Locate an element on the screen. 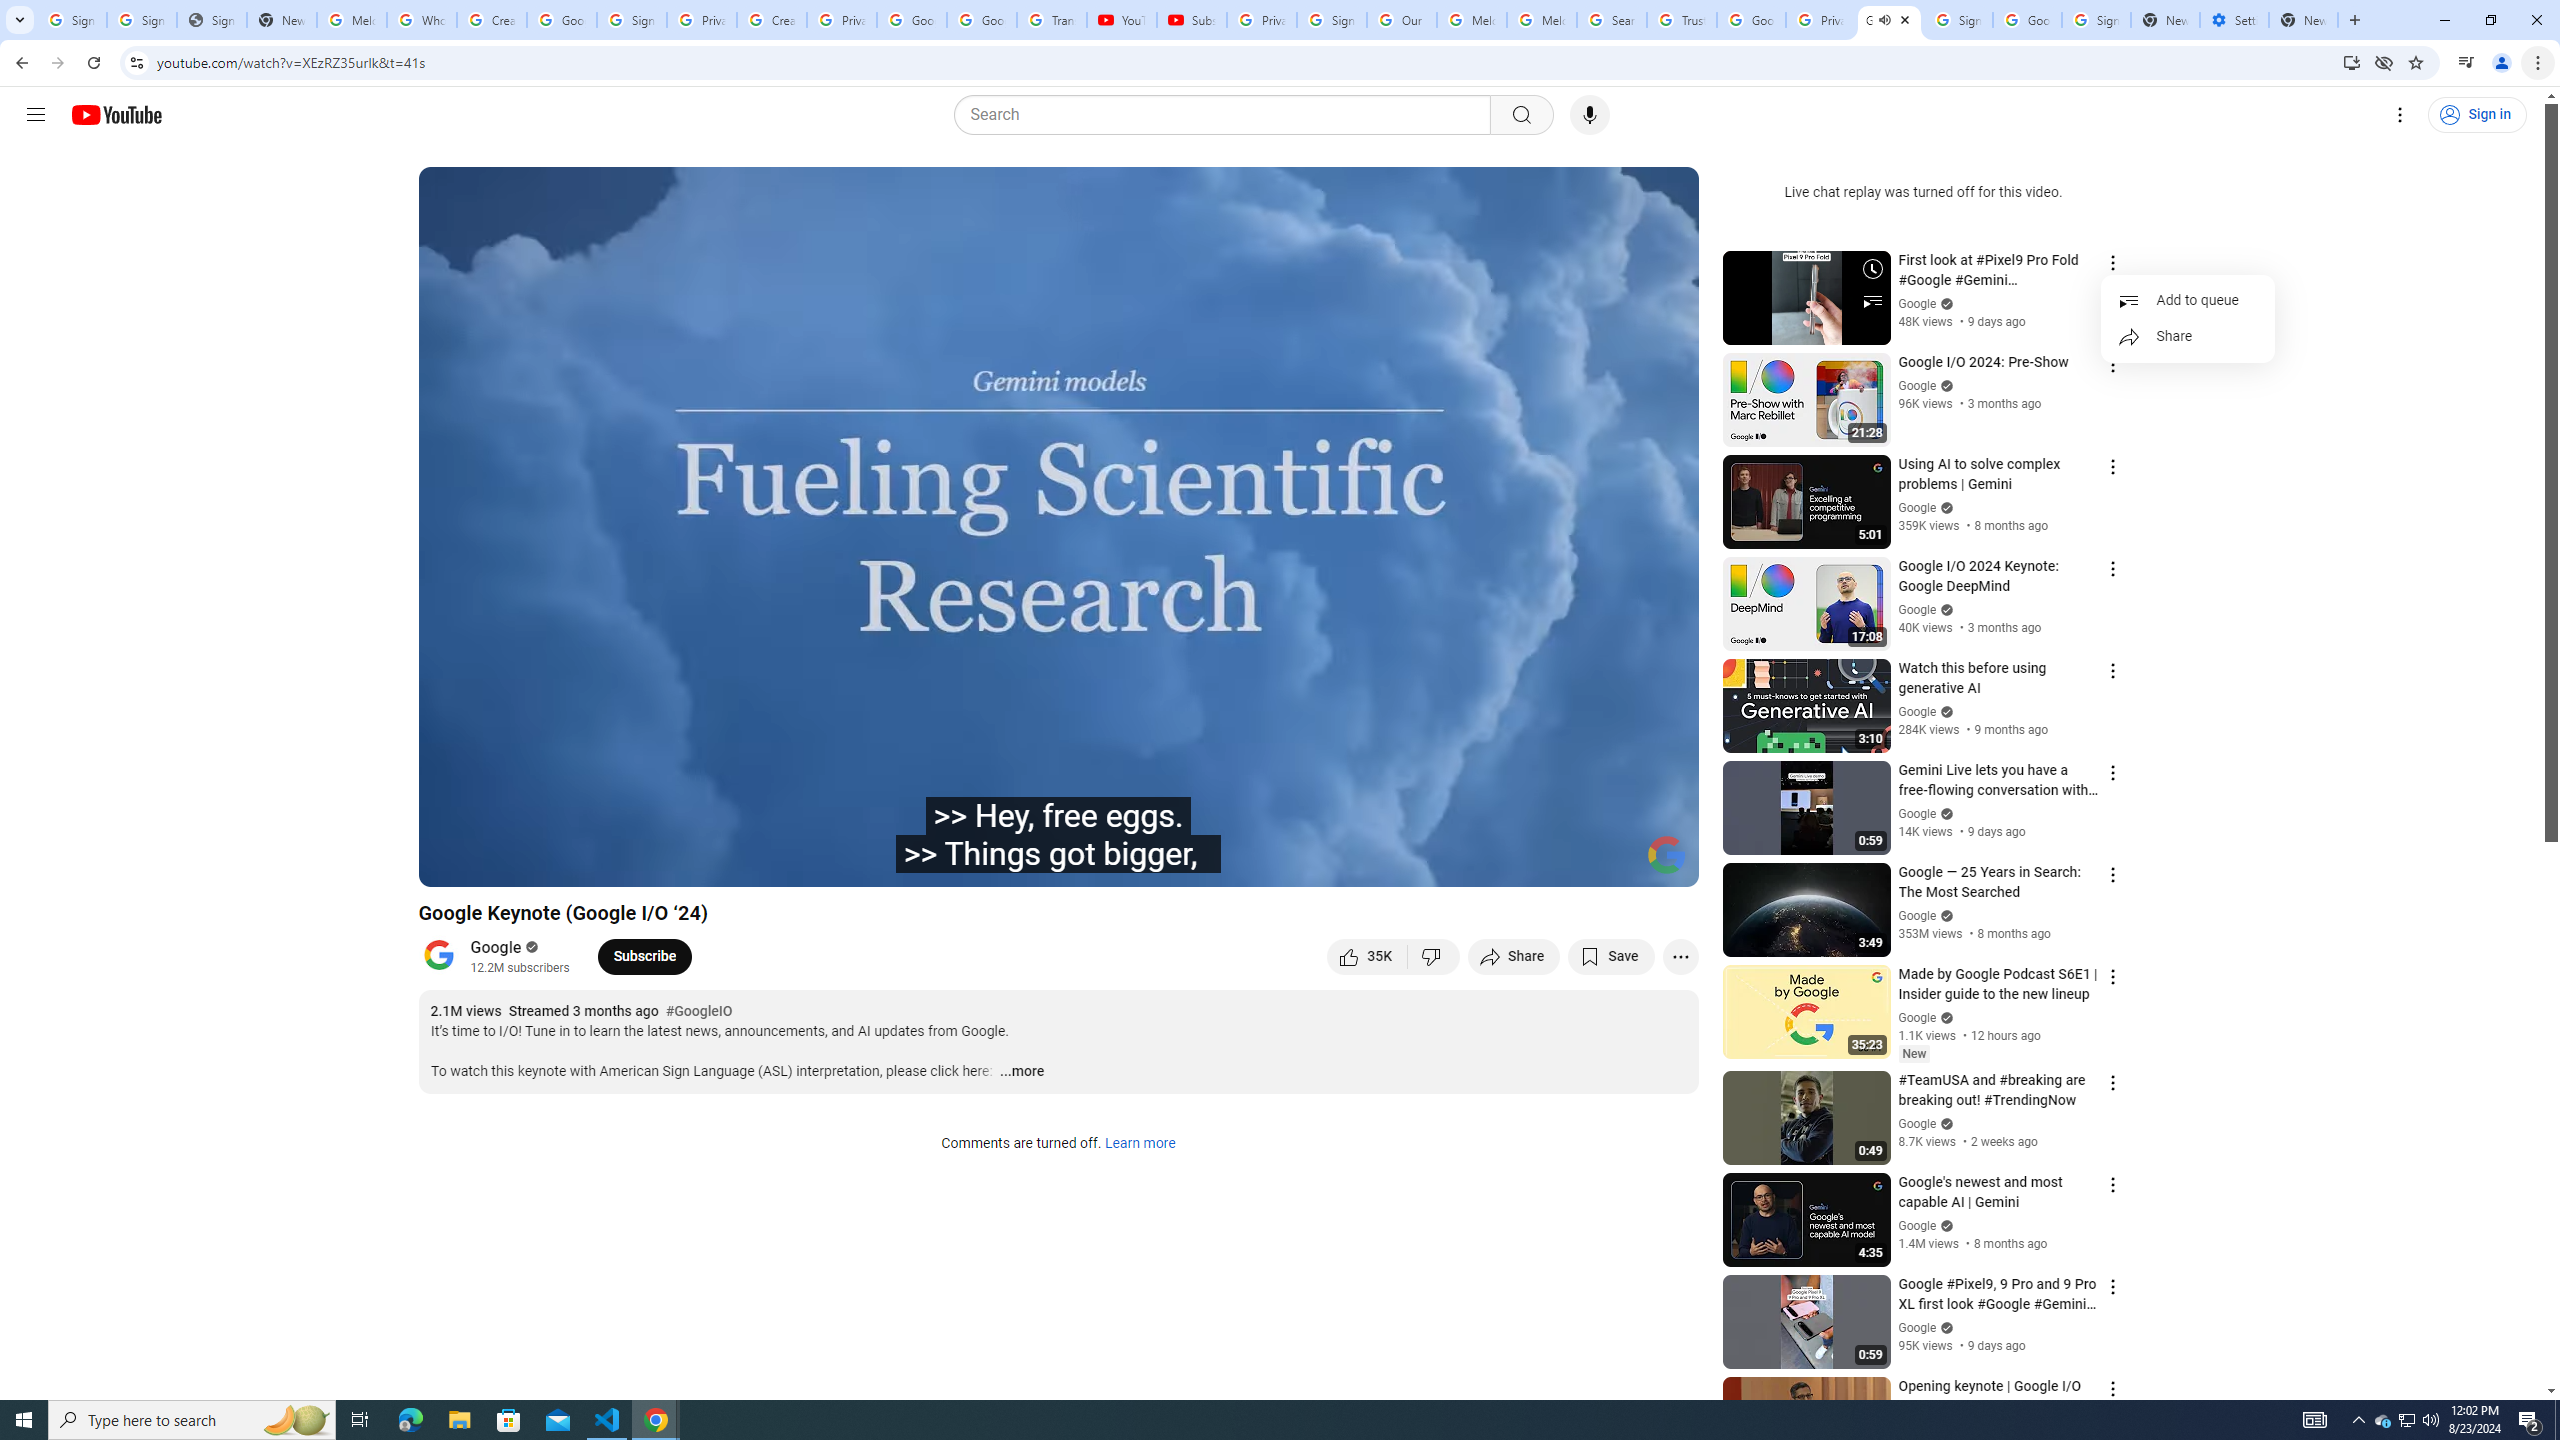 The width and height of the screenshot is (2560, 1440). 'Search with your voice' is located at coordinates (1589, 114).